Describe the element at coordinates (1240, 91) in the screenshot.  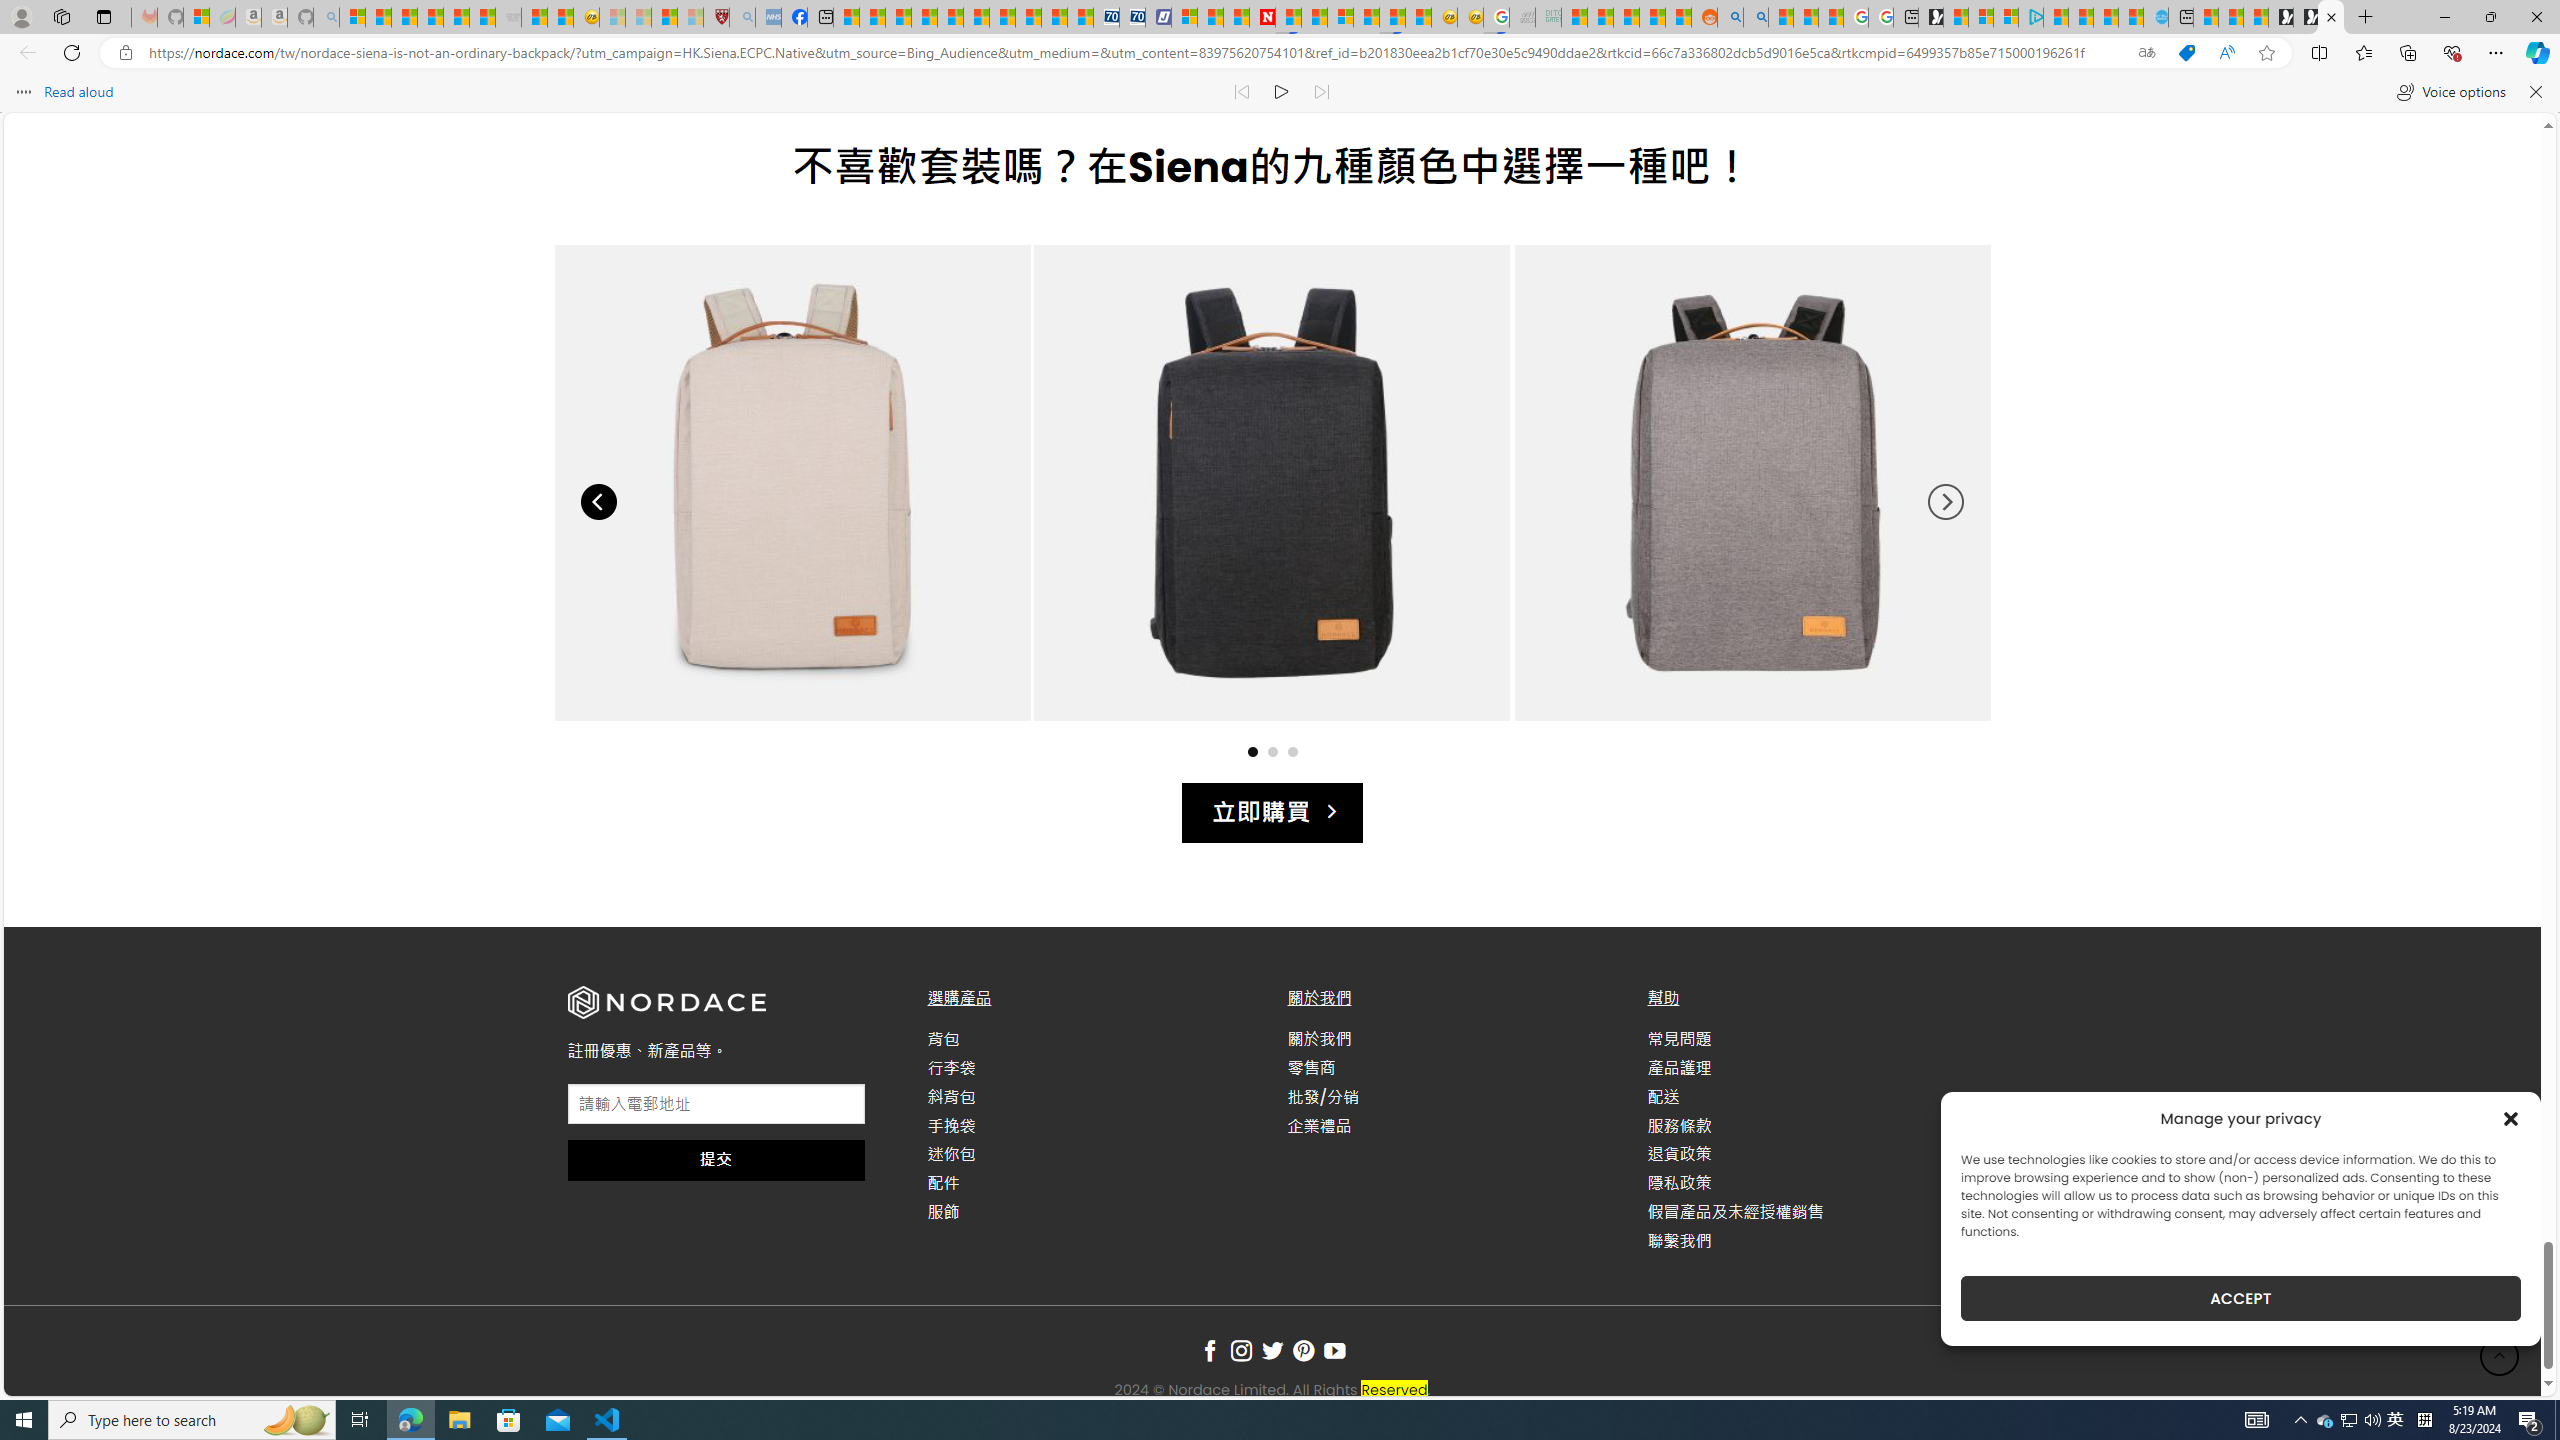
I see `'Read previous paragraph'` at that location.